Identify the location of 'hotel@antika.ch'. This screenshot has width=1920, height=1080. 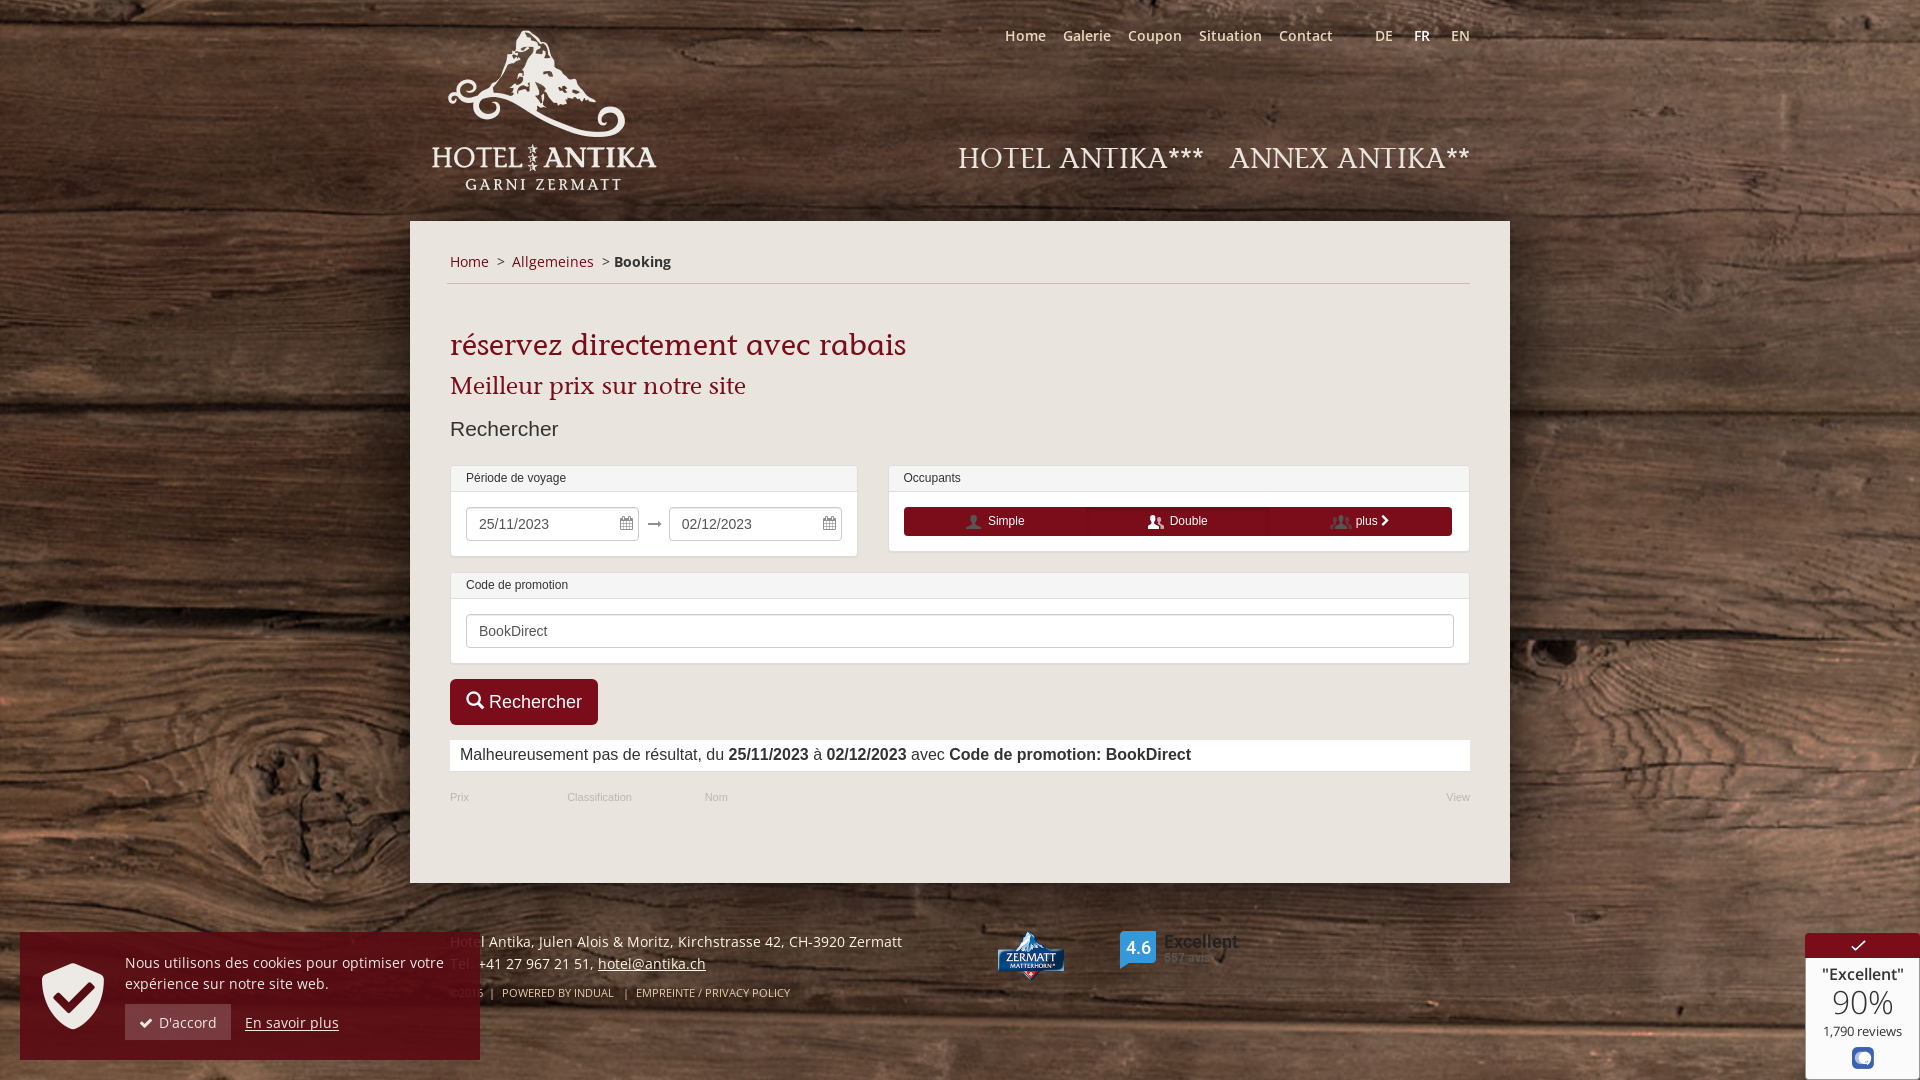
(652, 962).